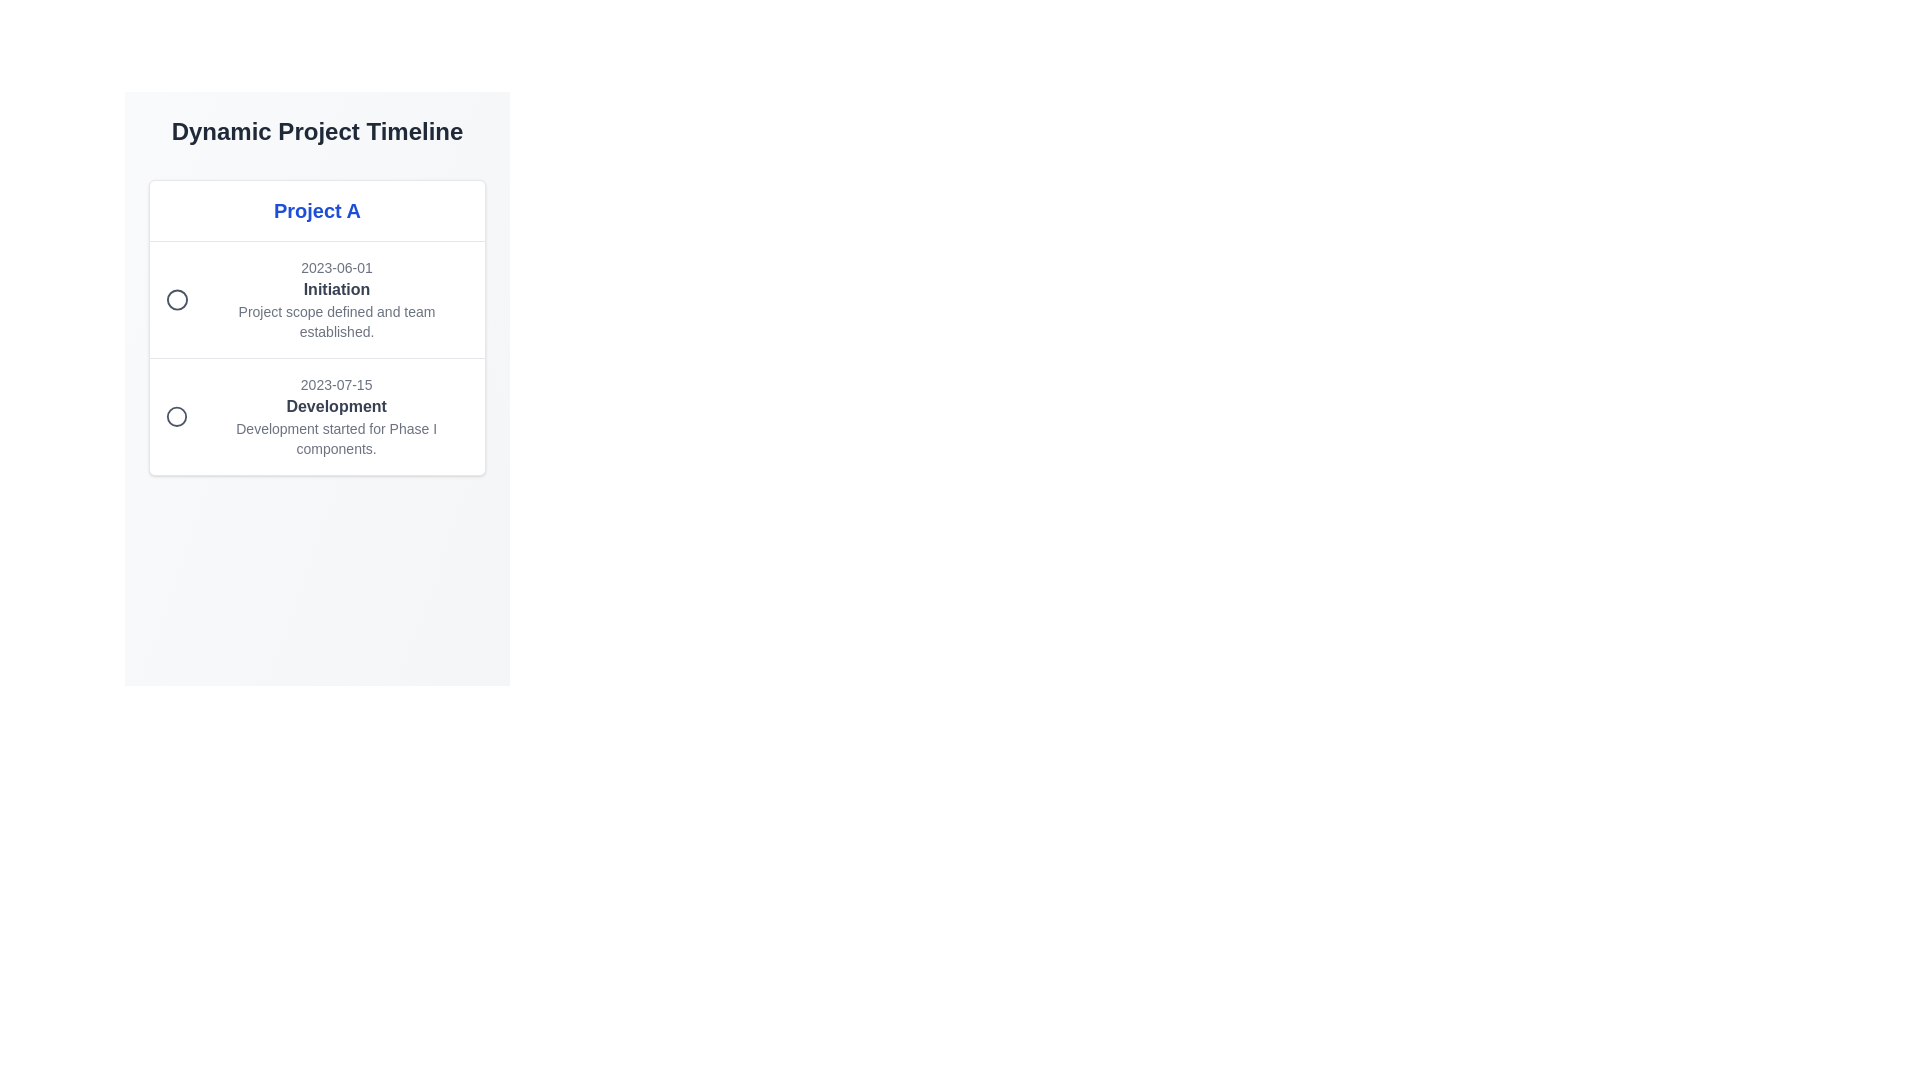 The width and height of the screenshot is (1920, 1080). Describe the element at coordinates (316, 211) in the screenshot. I see `the 'Project A' text header, which is displayed in bold, blue font and positioned at the top of its section` at that location.